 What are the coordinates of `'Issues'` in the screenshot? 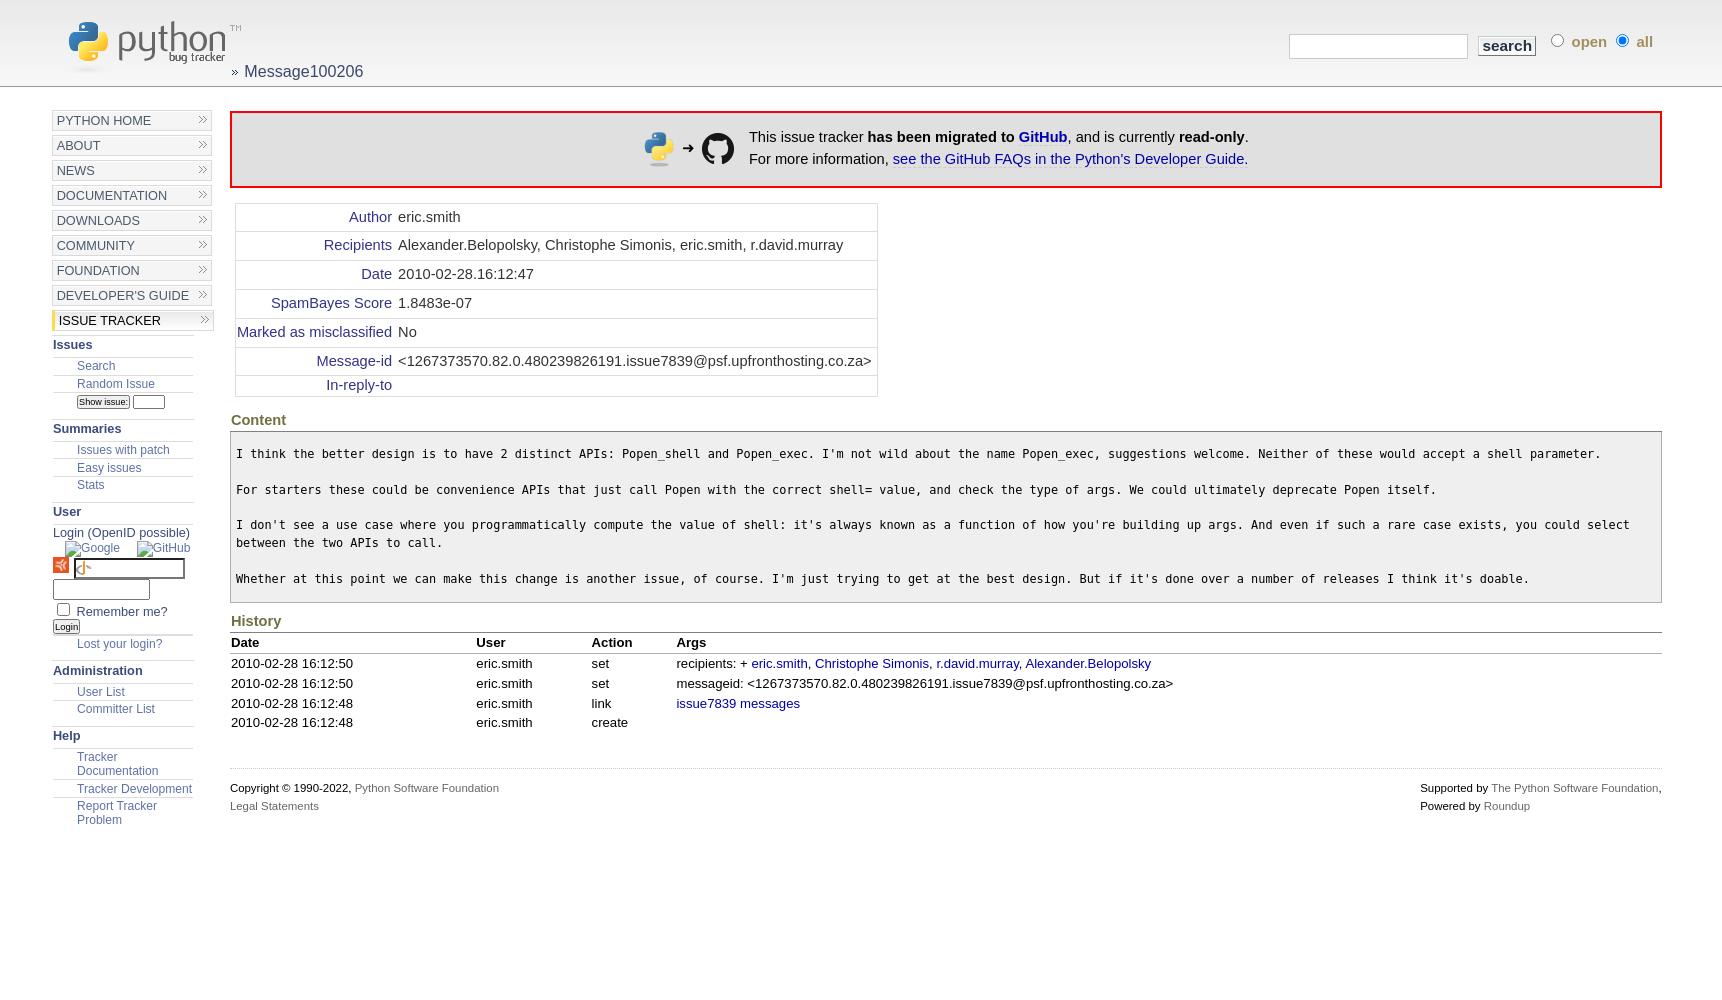 It's located at (70, 343).